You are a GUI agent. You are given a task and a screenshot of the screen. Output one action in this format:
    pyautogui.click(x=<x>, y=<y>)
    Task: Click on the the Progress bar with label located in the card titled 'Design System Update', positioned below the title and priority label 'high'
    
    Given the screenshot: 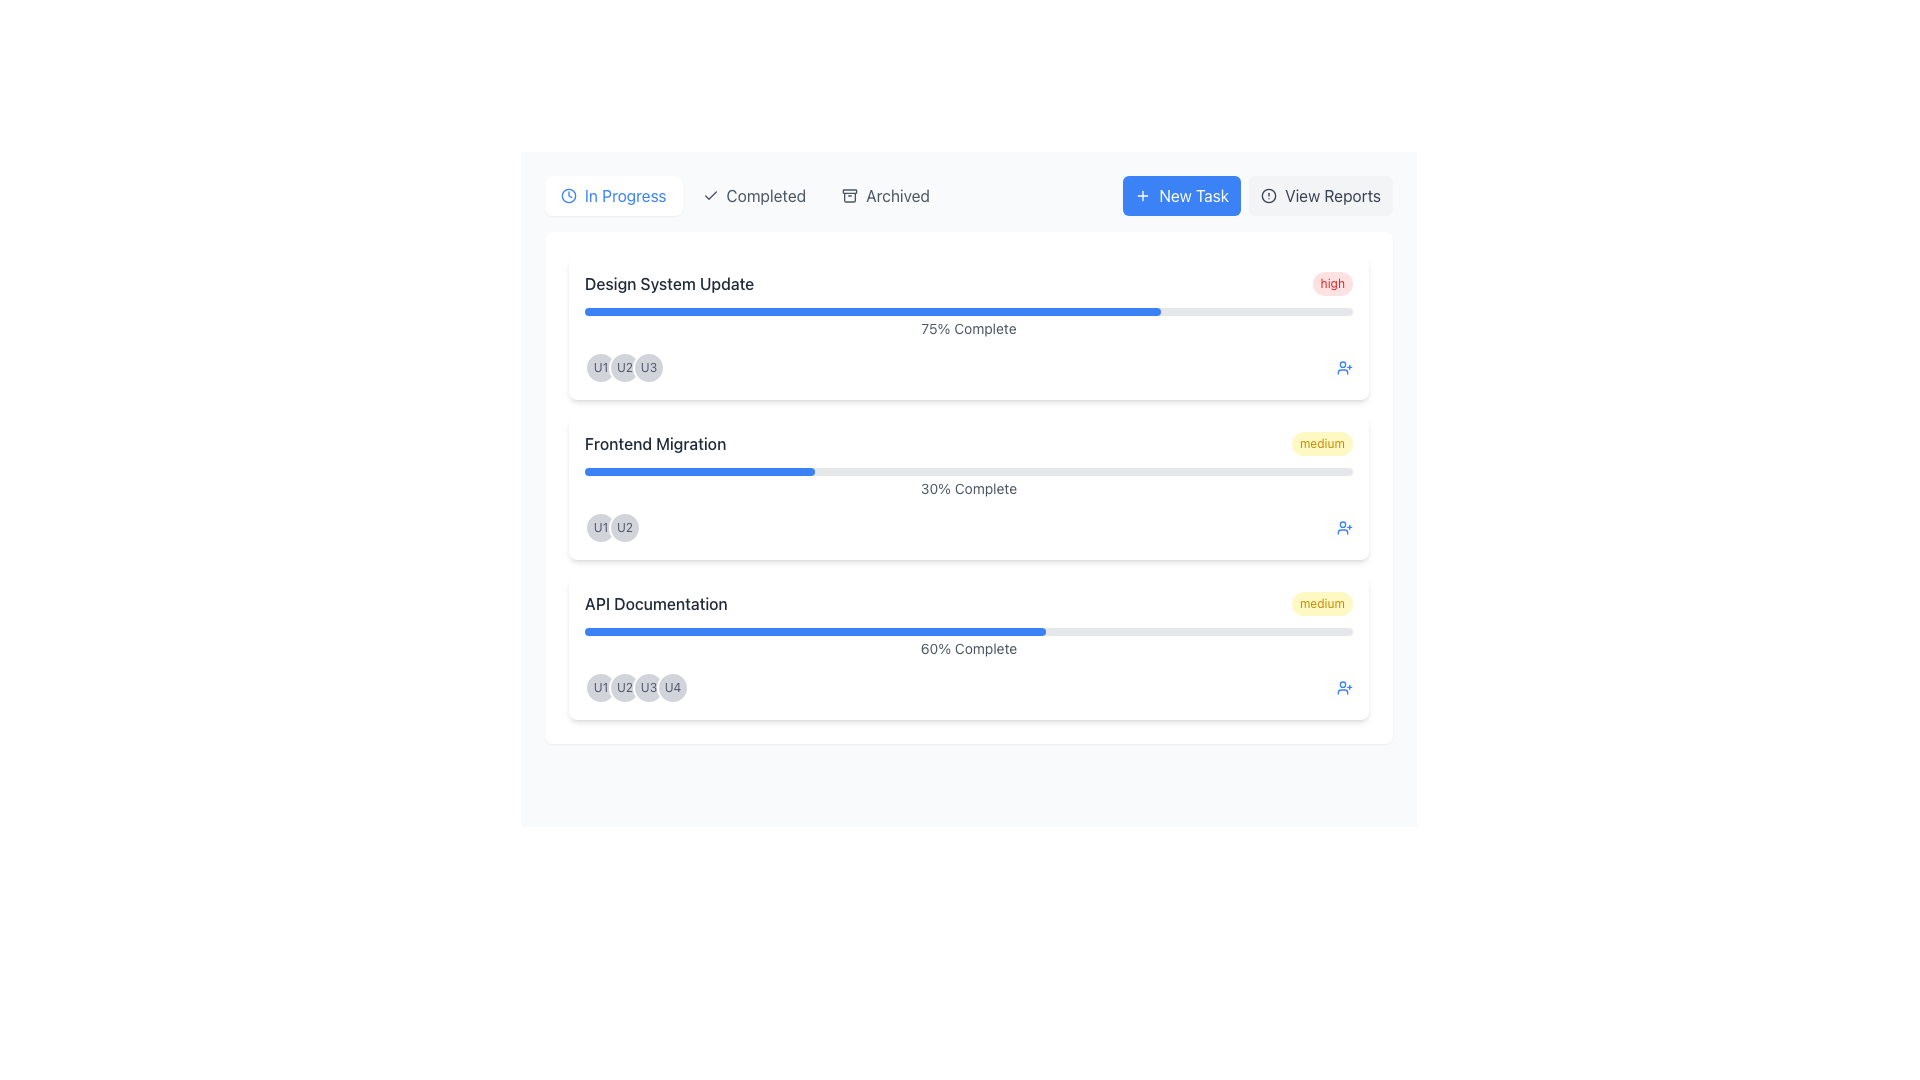 What is the action you would take?
    pyautogui.click(x=969, y=323)
    